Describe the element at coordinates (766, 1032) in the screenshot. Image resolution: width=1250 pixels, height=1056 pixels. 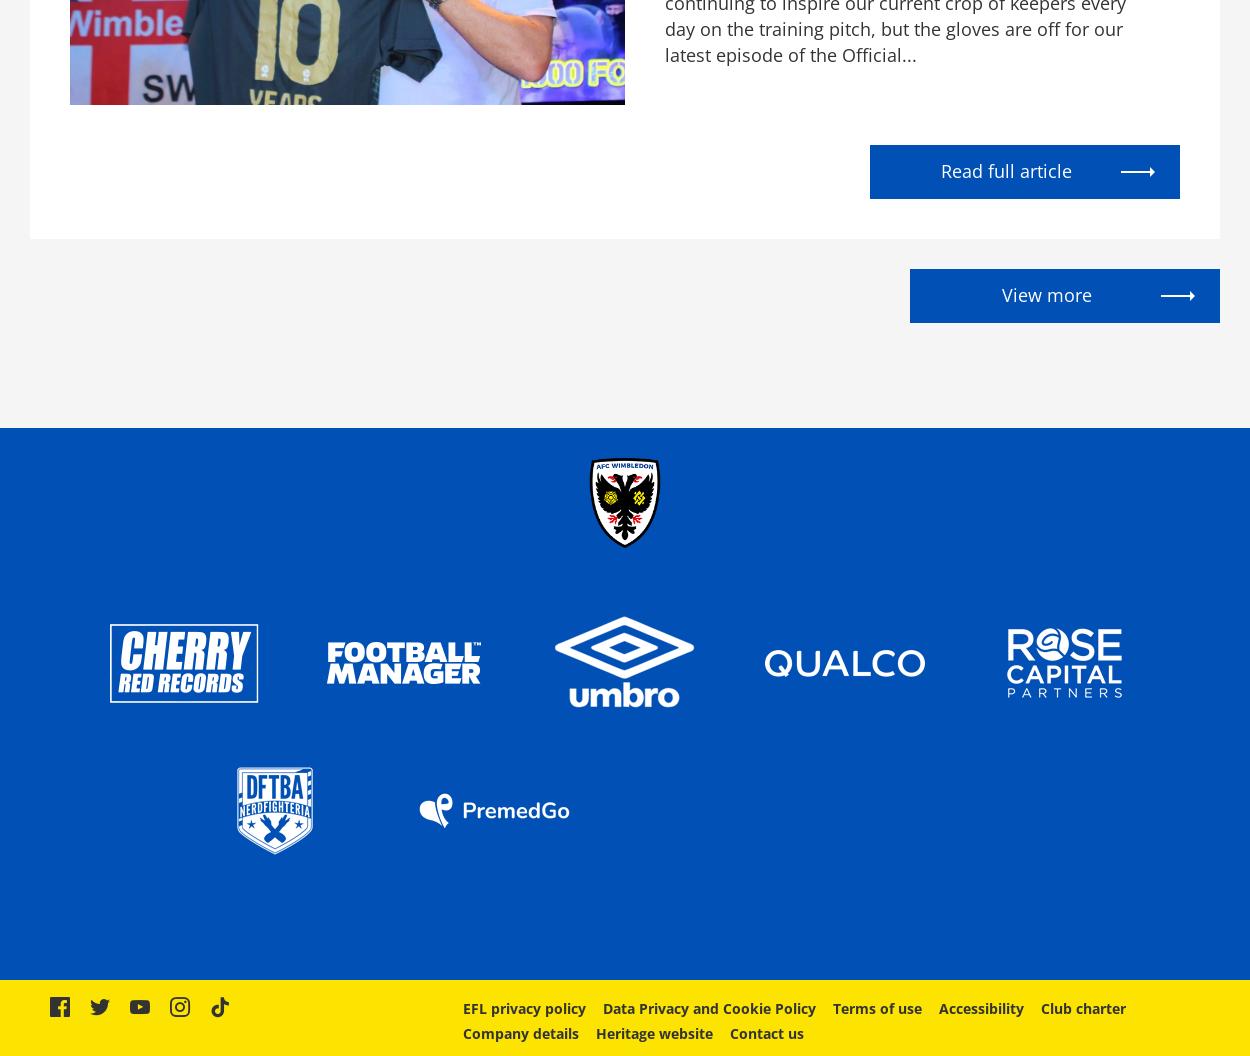
I see `'Contact us'` at that location.